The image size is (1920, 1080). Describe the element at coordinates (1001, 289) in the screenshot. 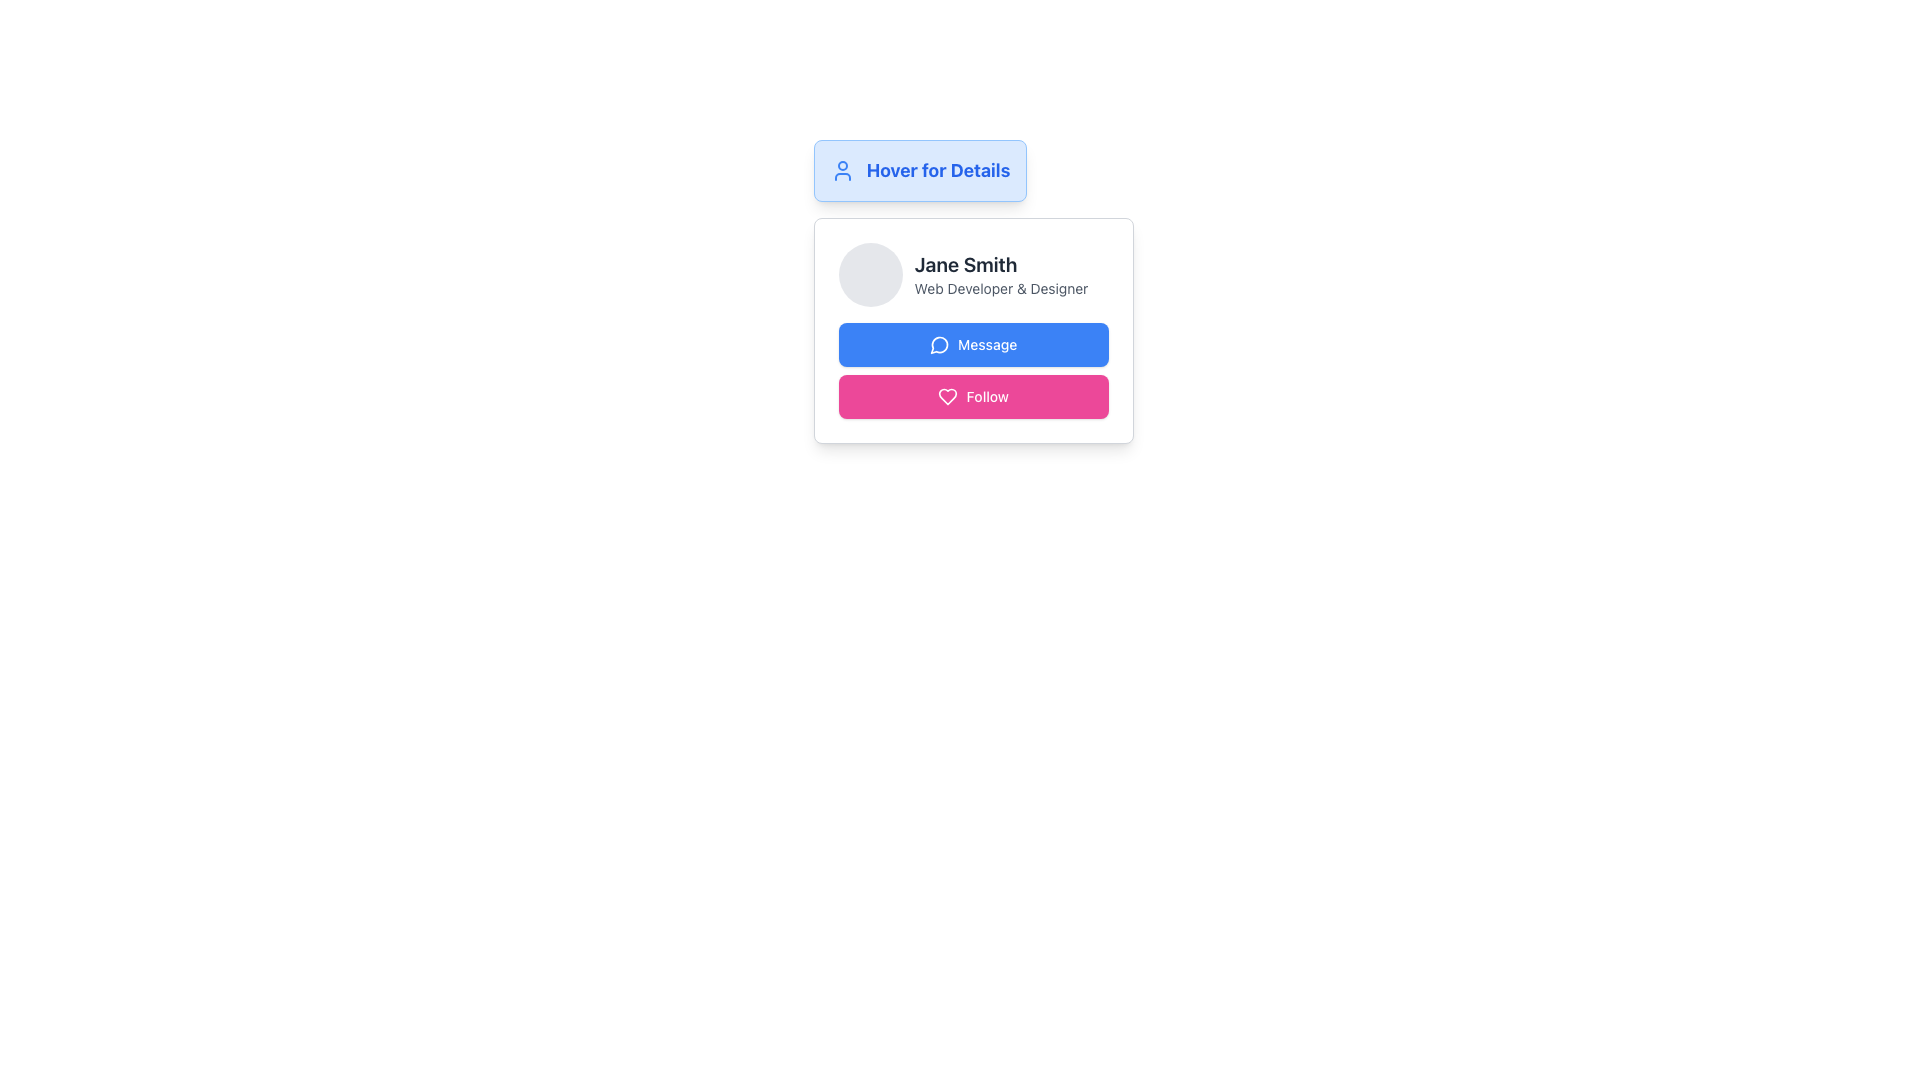

I see `the text label displaying 'Web Developer & Designer' which is positioned directly below 'Jane Smith' in a card-like section` at that location.